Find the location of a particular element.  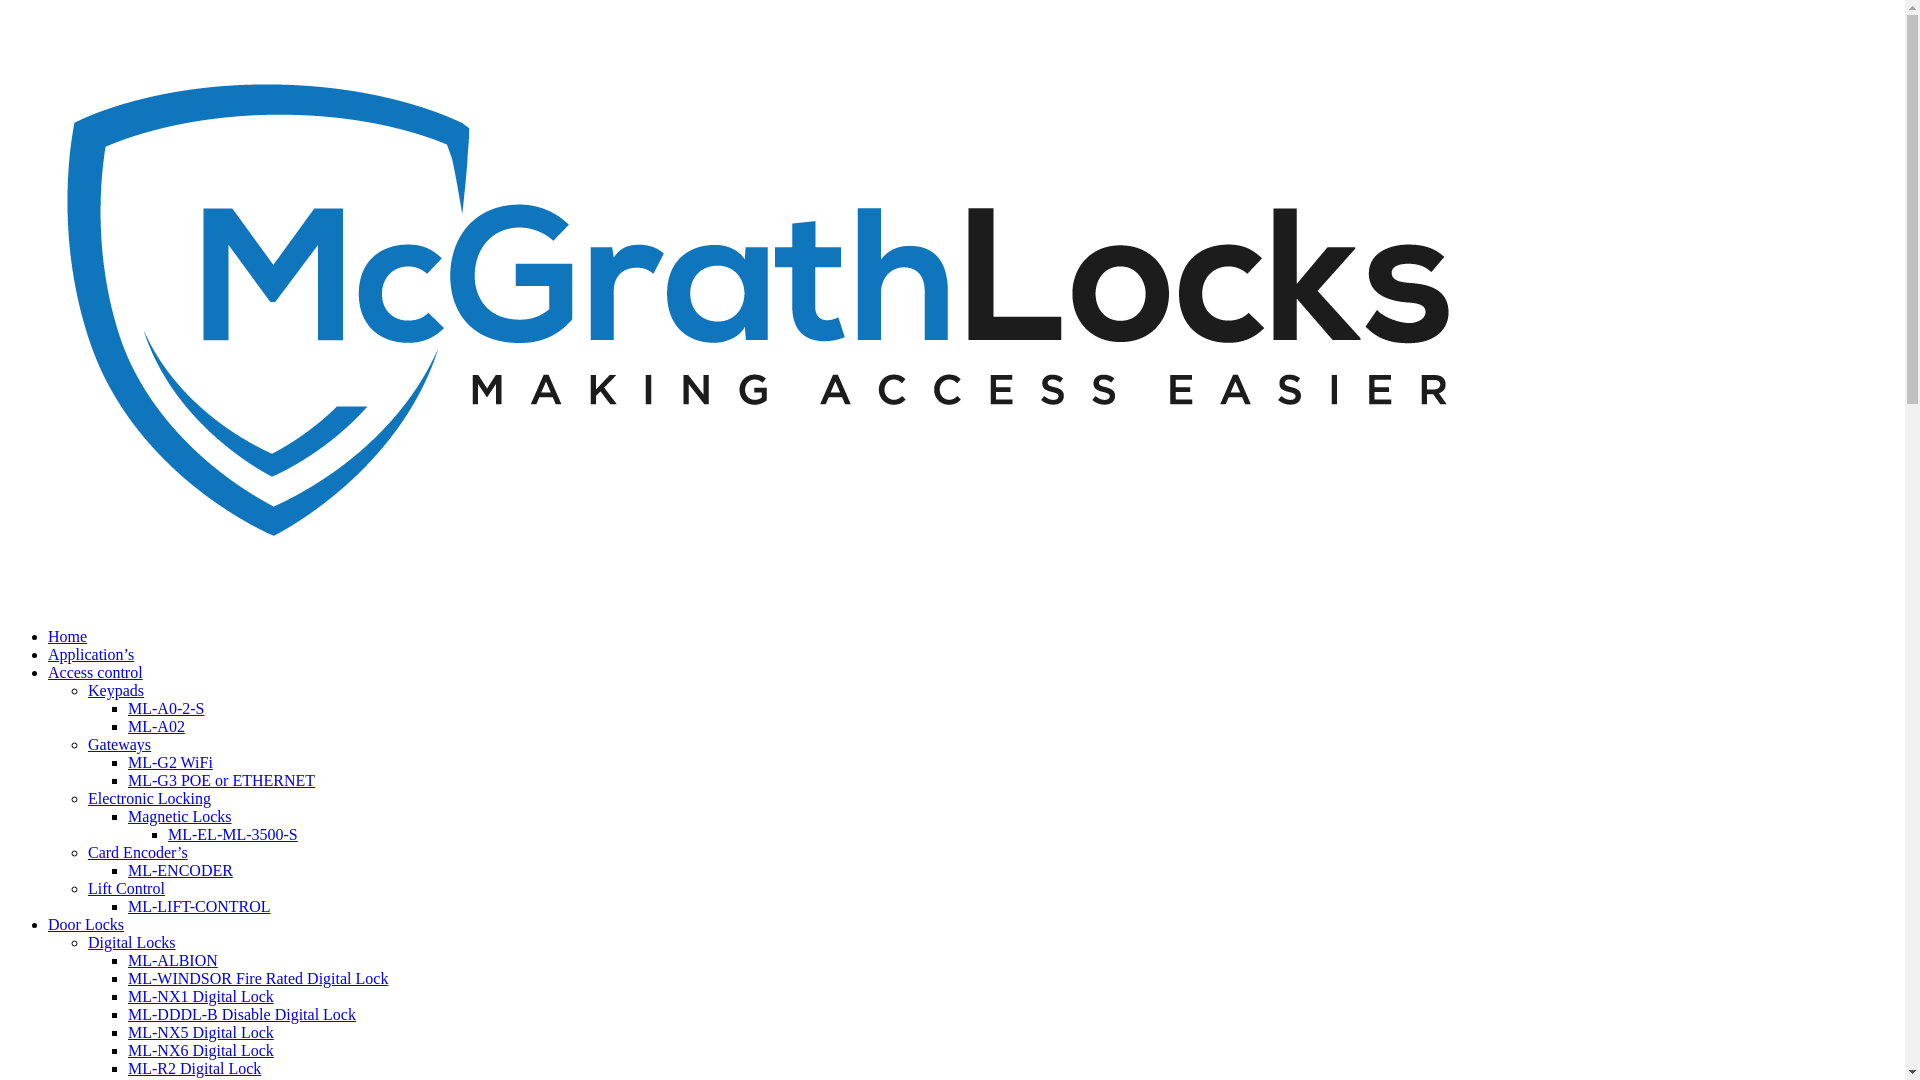

'Keypads' is located at coordinates (114, 689).